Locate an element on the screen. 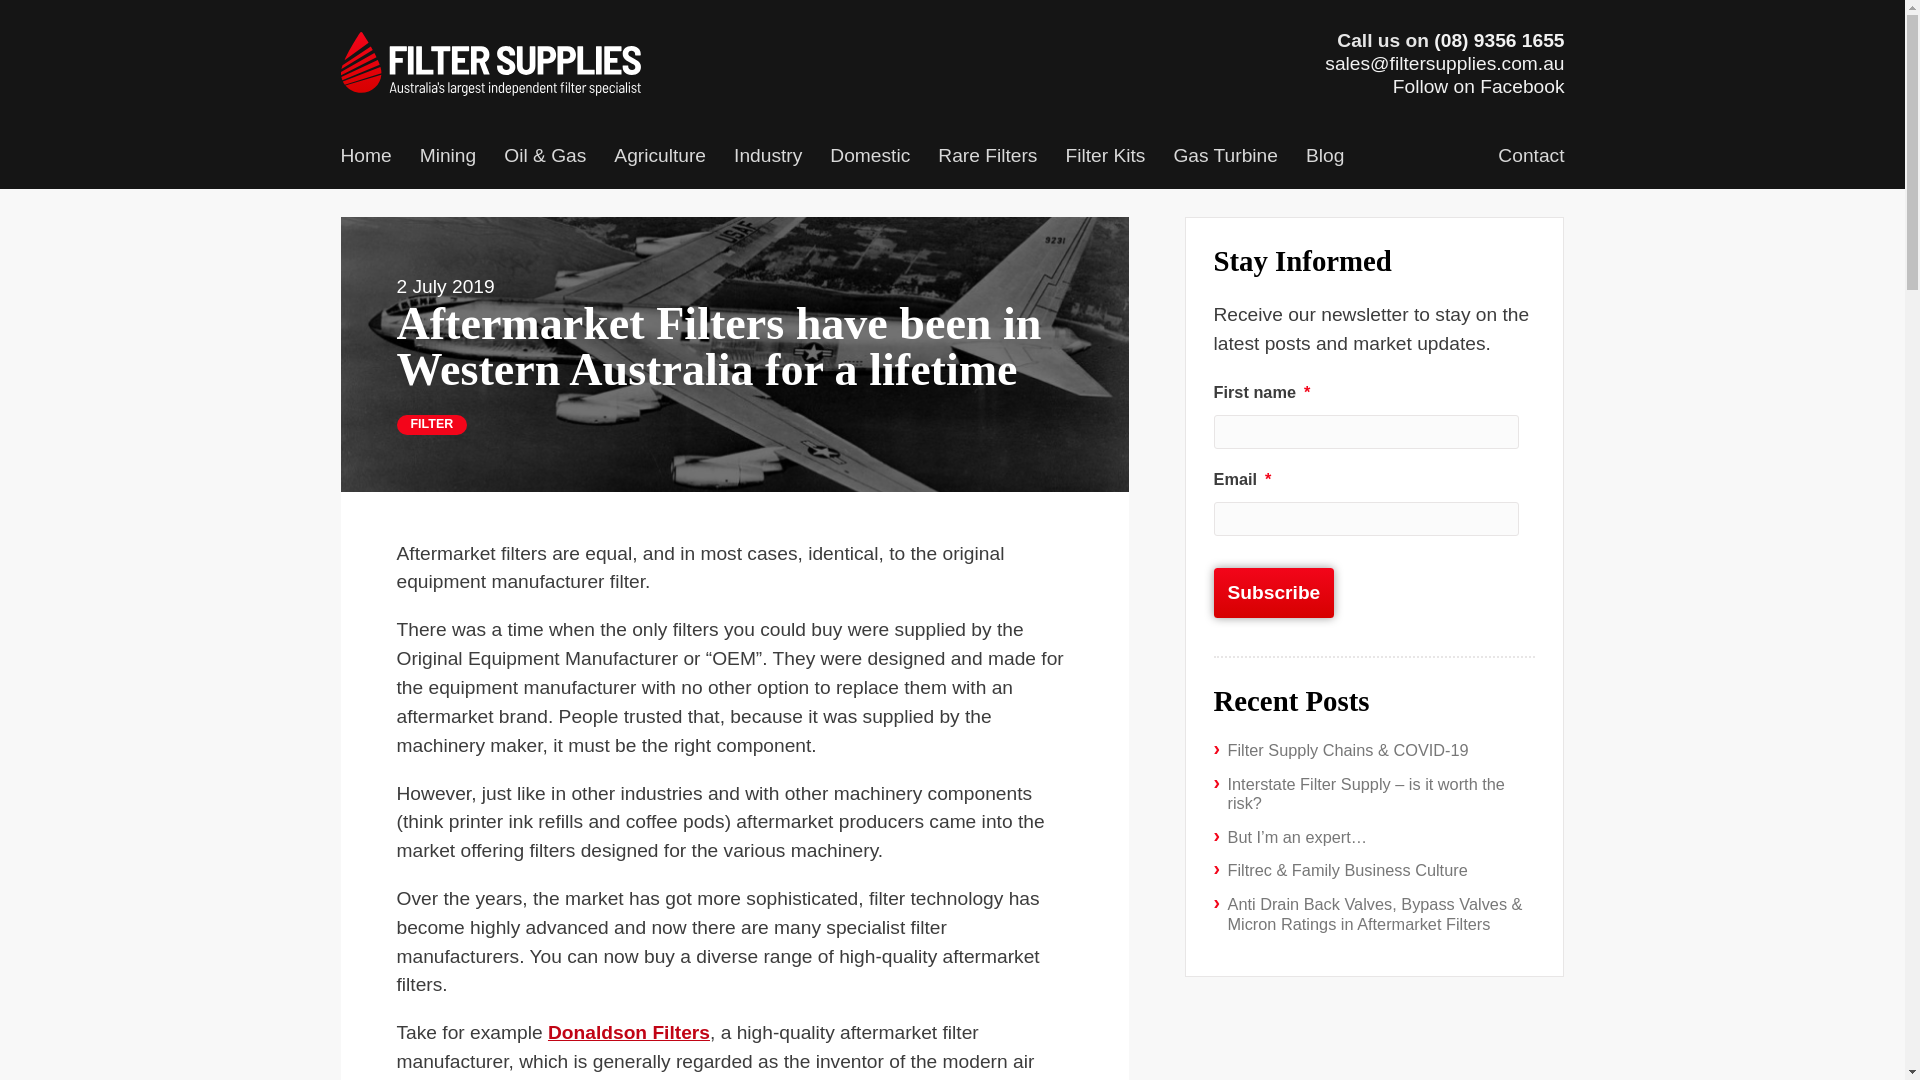 Image resolution: width=1920 pixels, height=1080 pixels. '(08) 9356 1655' is located at coordinates (1498, 40).